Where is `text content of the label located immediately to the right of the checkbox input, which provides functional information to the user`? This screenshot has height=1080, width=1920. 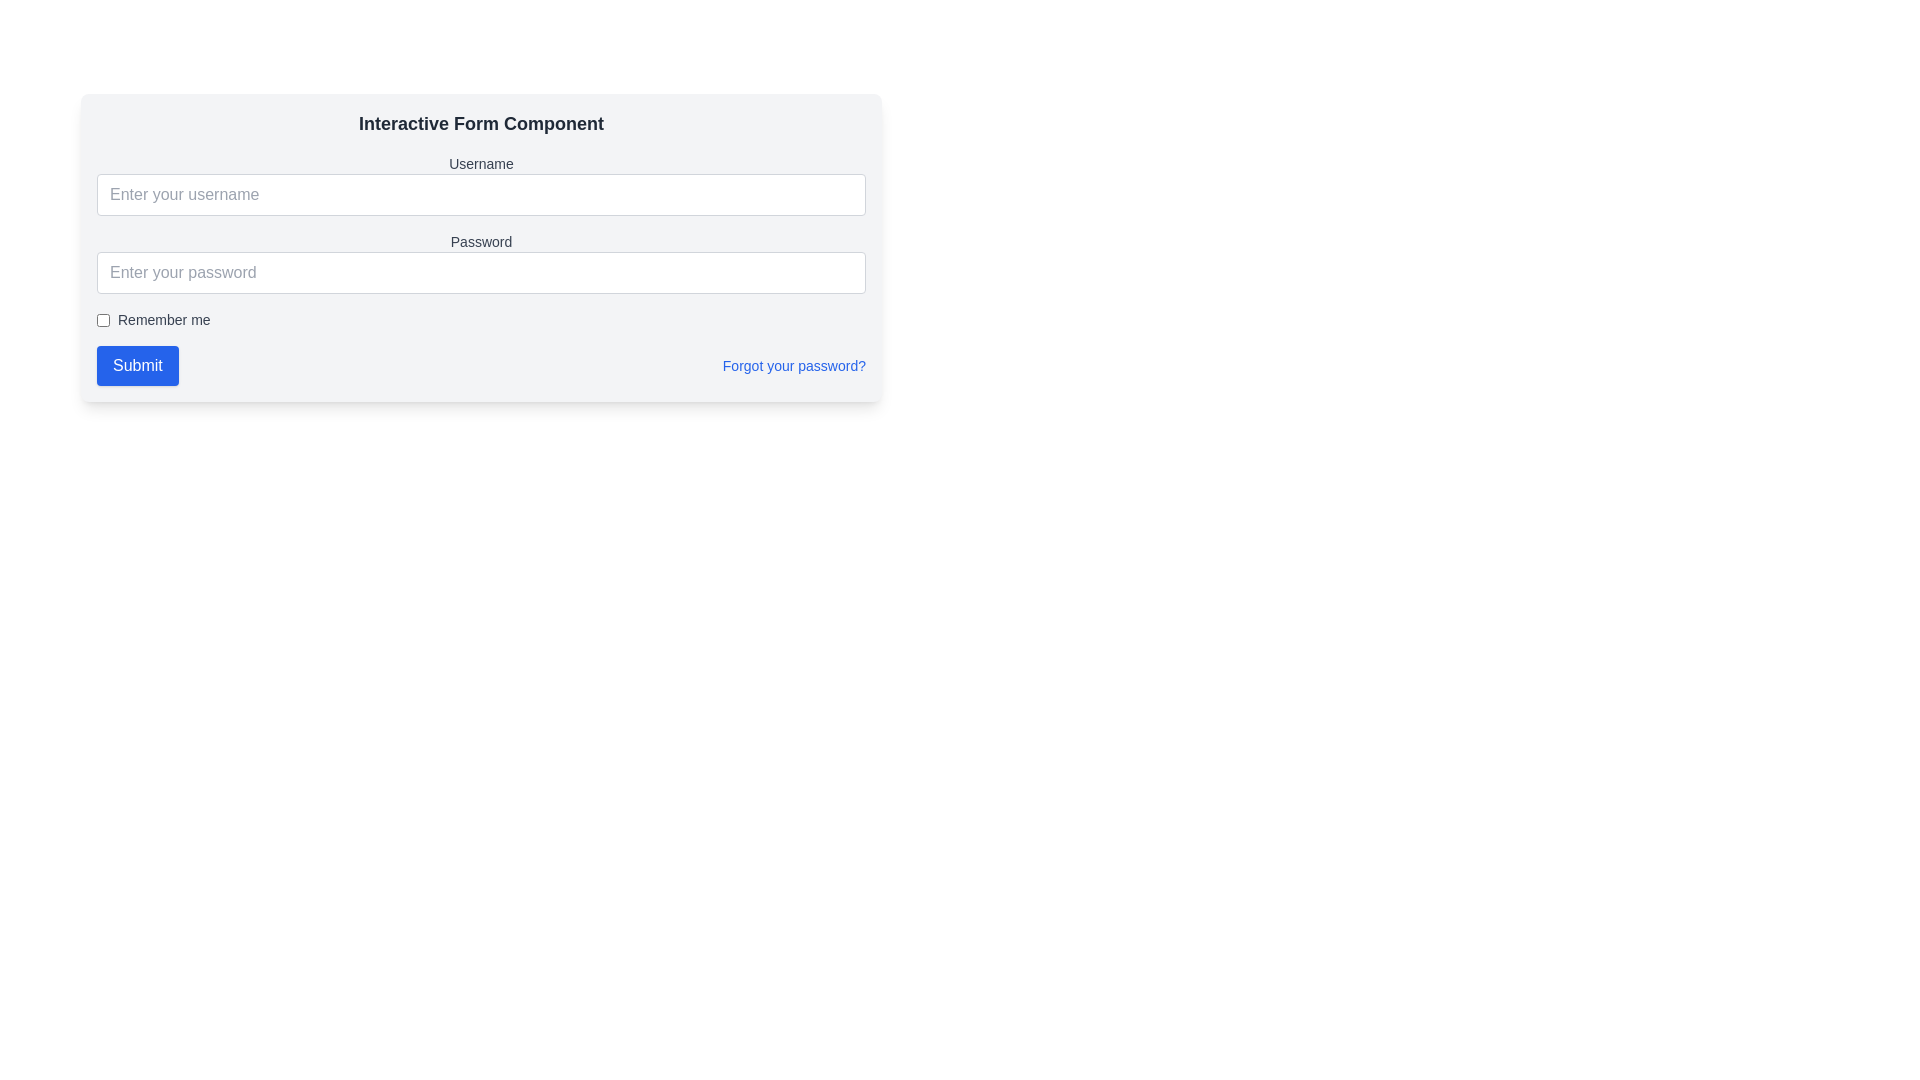 text content of the label located immediately to the right of the checkbox input, which provides functional information to the user is located at coordinates (164, 319).